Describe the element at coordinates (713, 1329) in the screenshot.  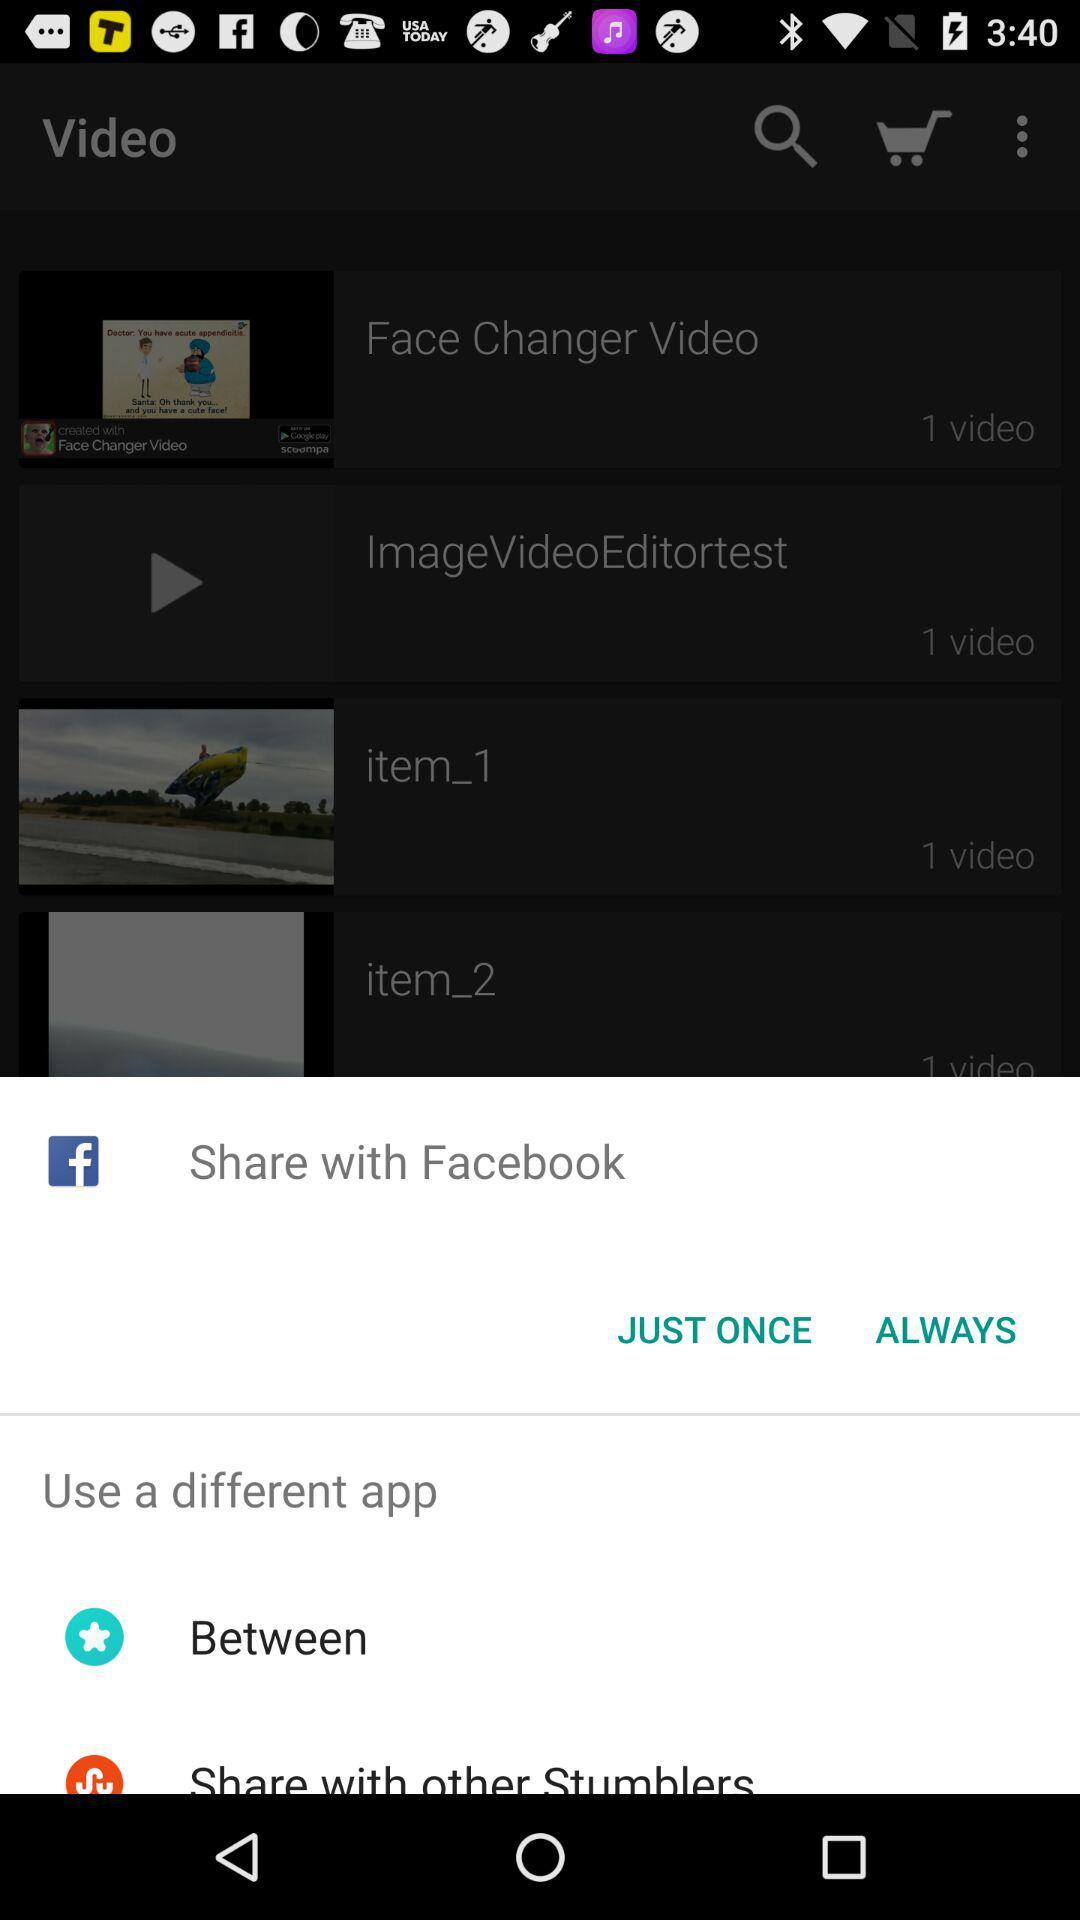
I see `the item below share with facebook` at that location.